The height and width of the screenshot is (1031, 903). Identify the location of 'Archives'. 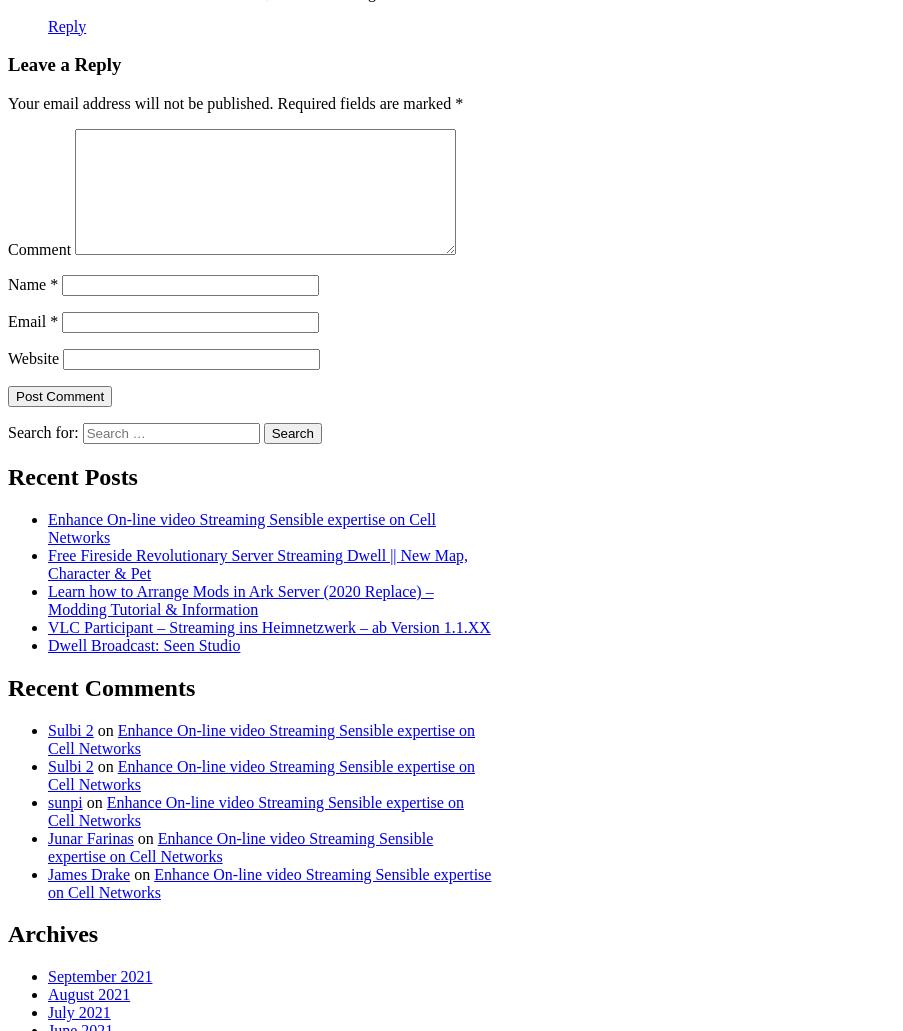
(7, 932).